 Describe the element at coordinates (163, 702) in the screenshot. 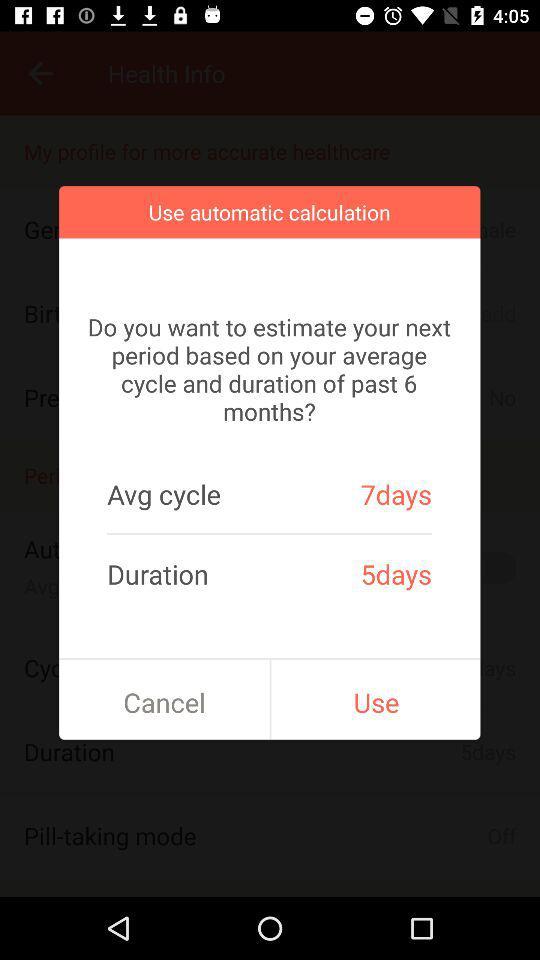

I see `the cancel icon` at that location.